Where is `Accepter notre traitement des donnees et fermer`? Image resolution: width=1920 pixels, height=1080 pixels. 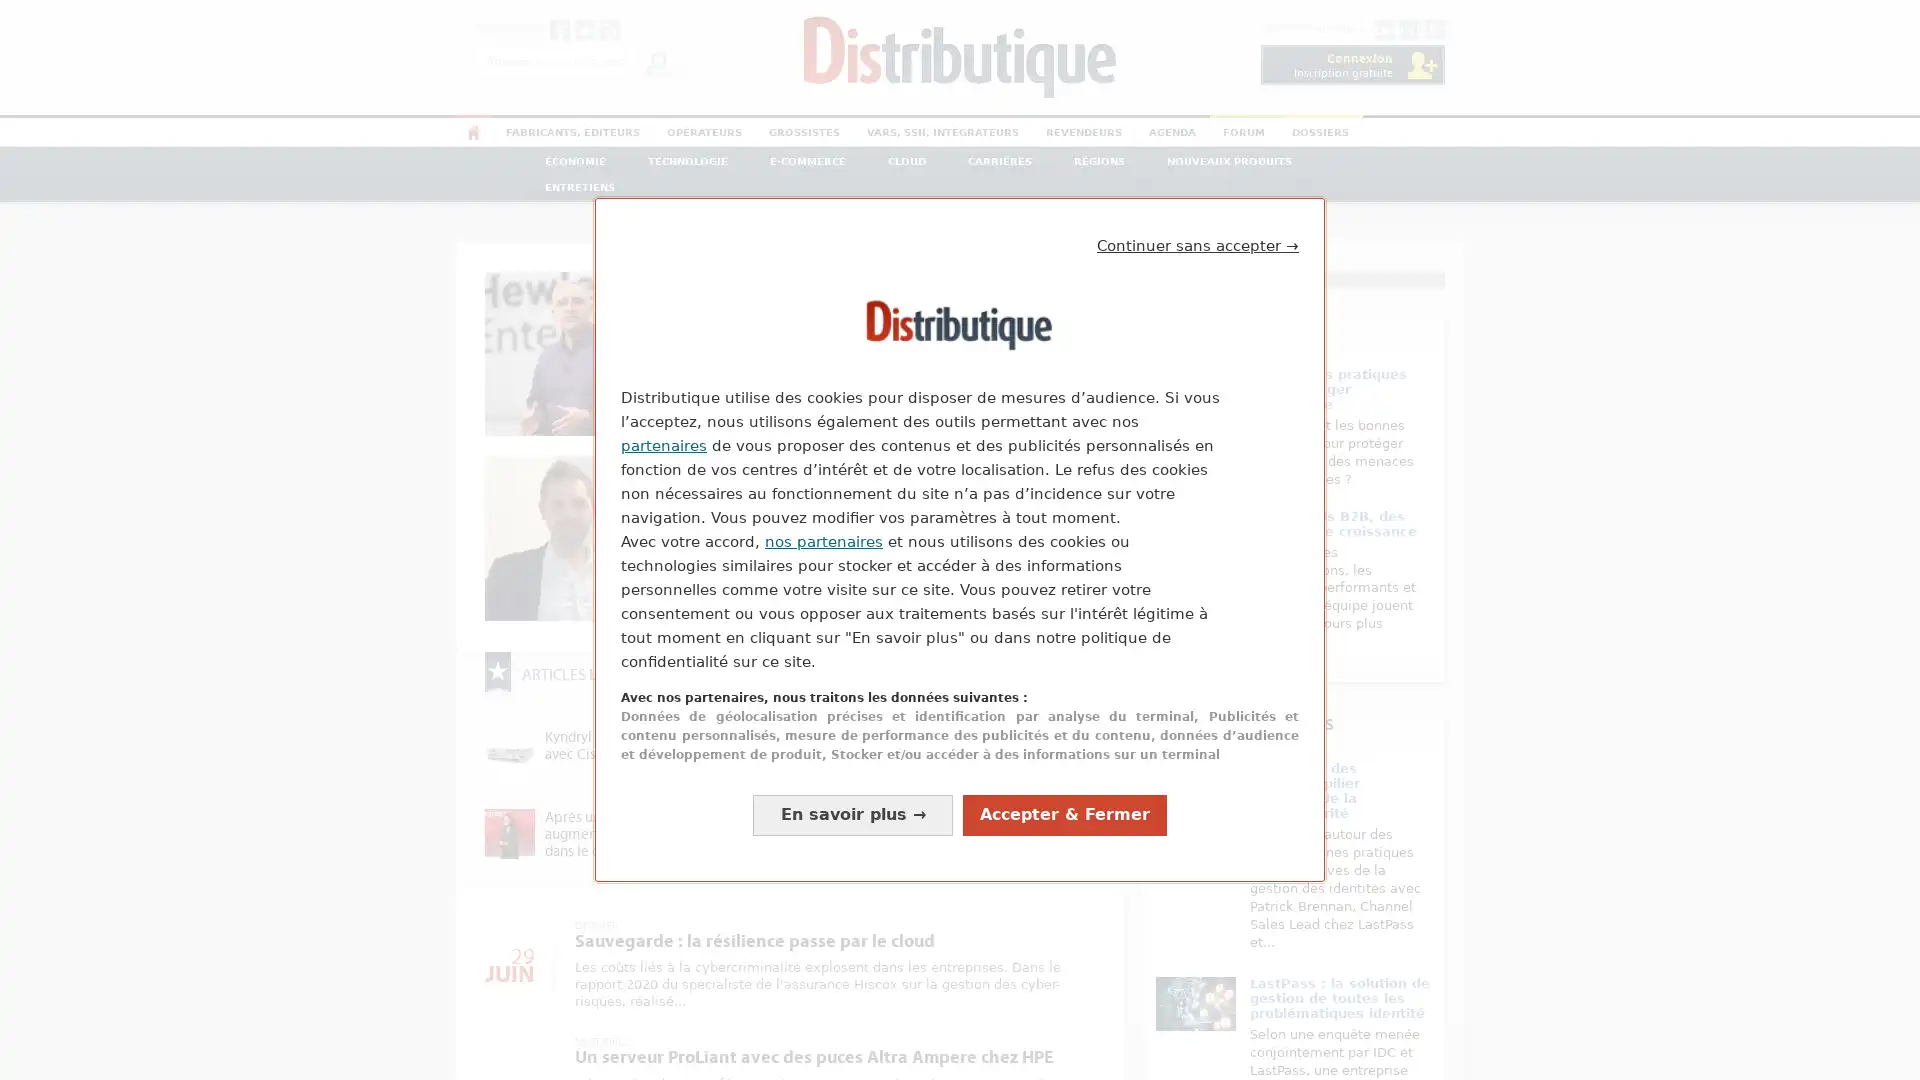
Accepter notre traitement des donnees et fermer is located at coordinates (1064, 814).